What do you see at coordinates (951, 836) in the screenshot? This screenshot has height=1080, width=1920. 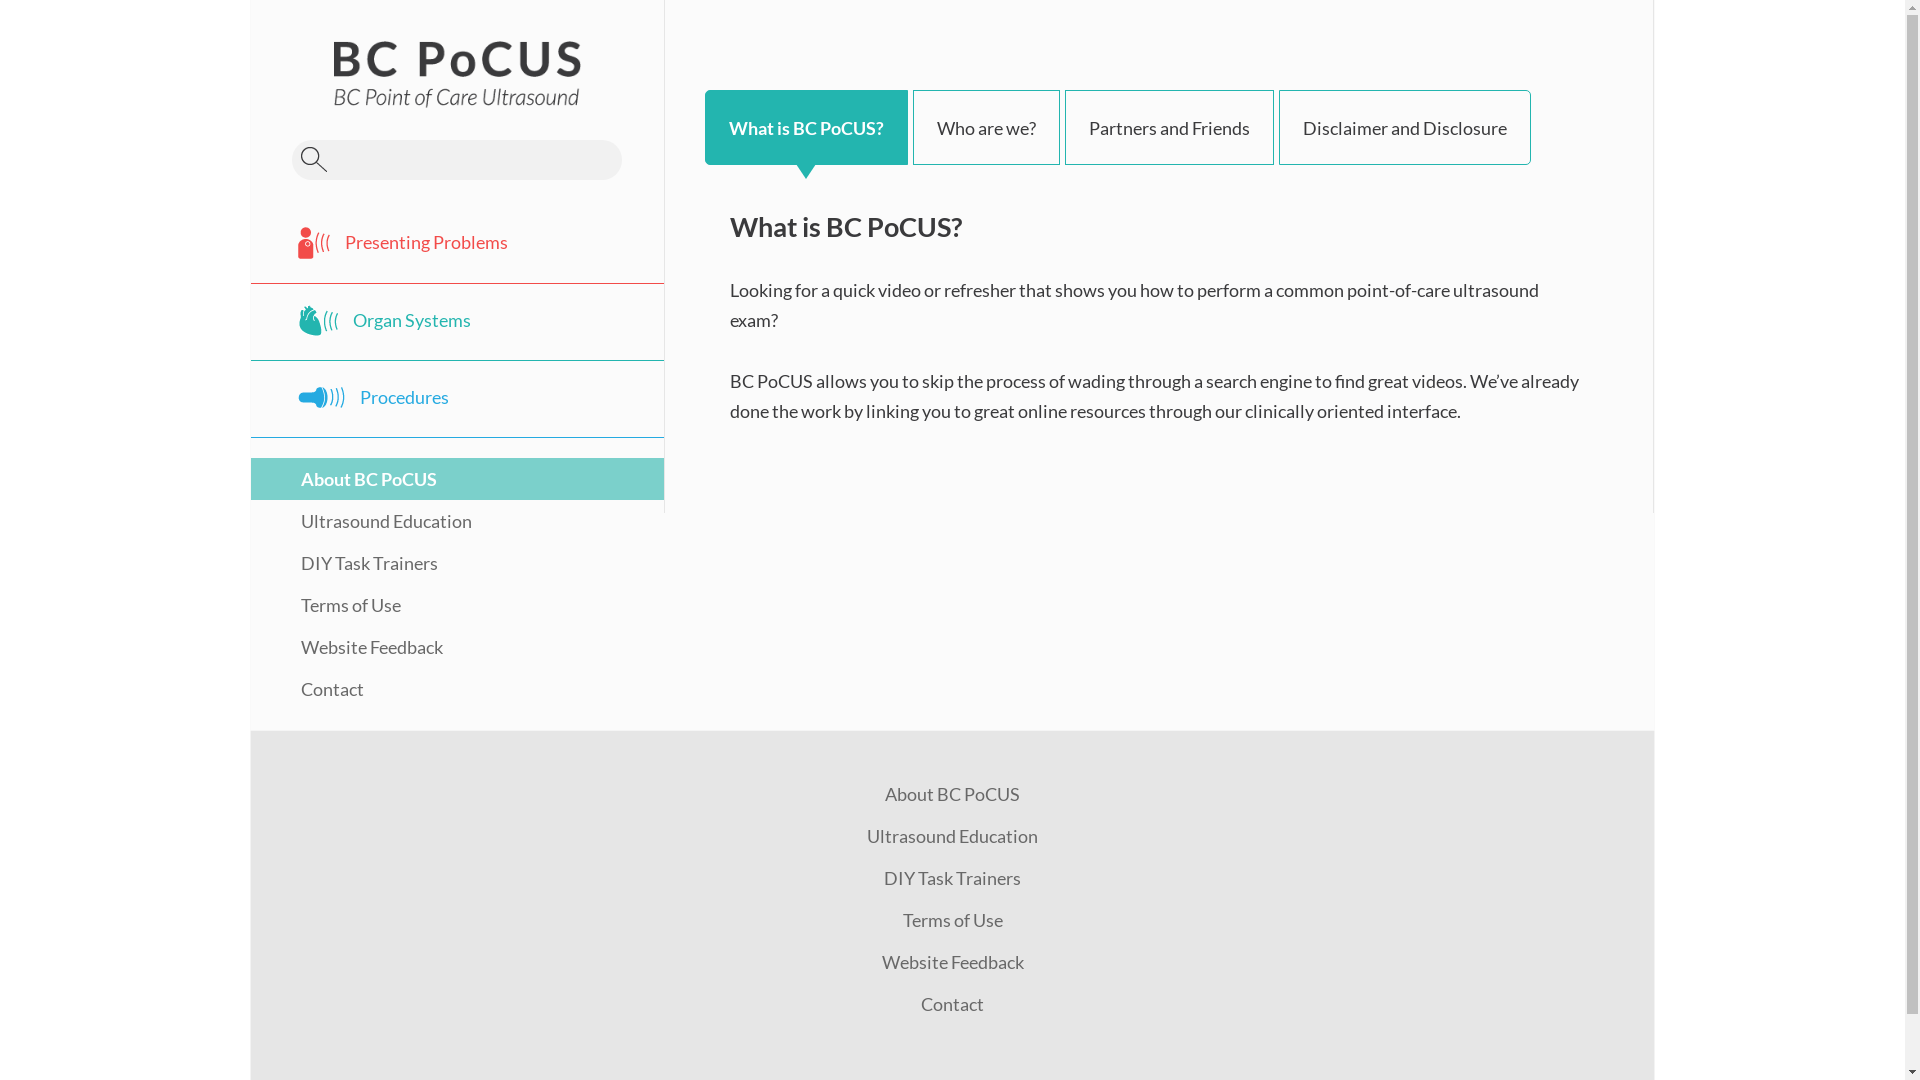 I see `'Ultrasound Education'` at bounding box center [951, 836].